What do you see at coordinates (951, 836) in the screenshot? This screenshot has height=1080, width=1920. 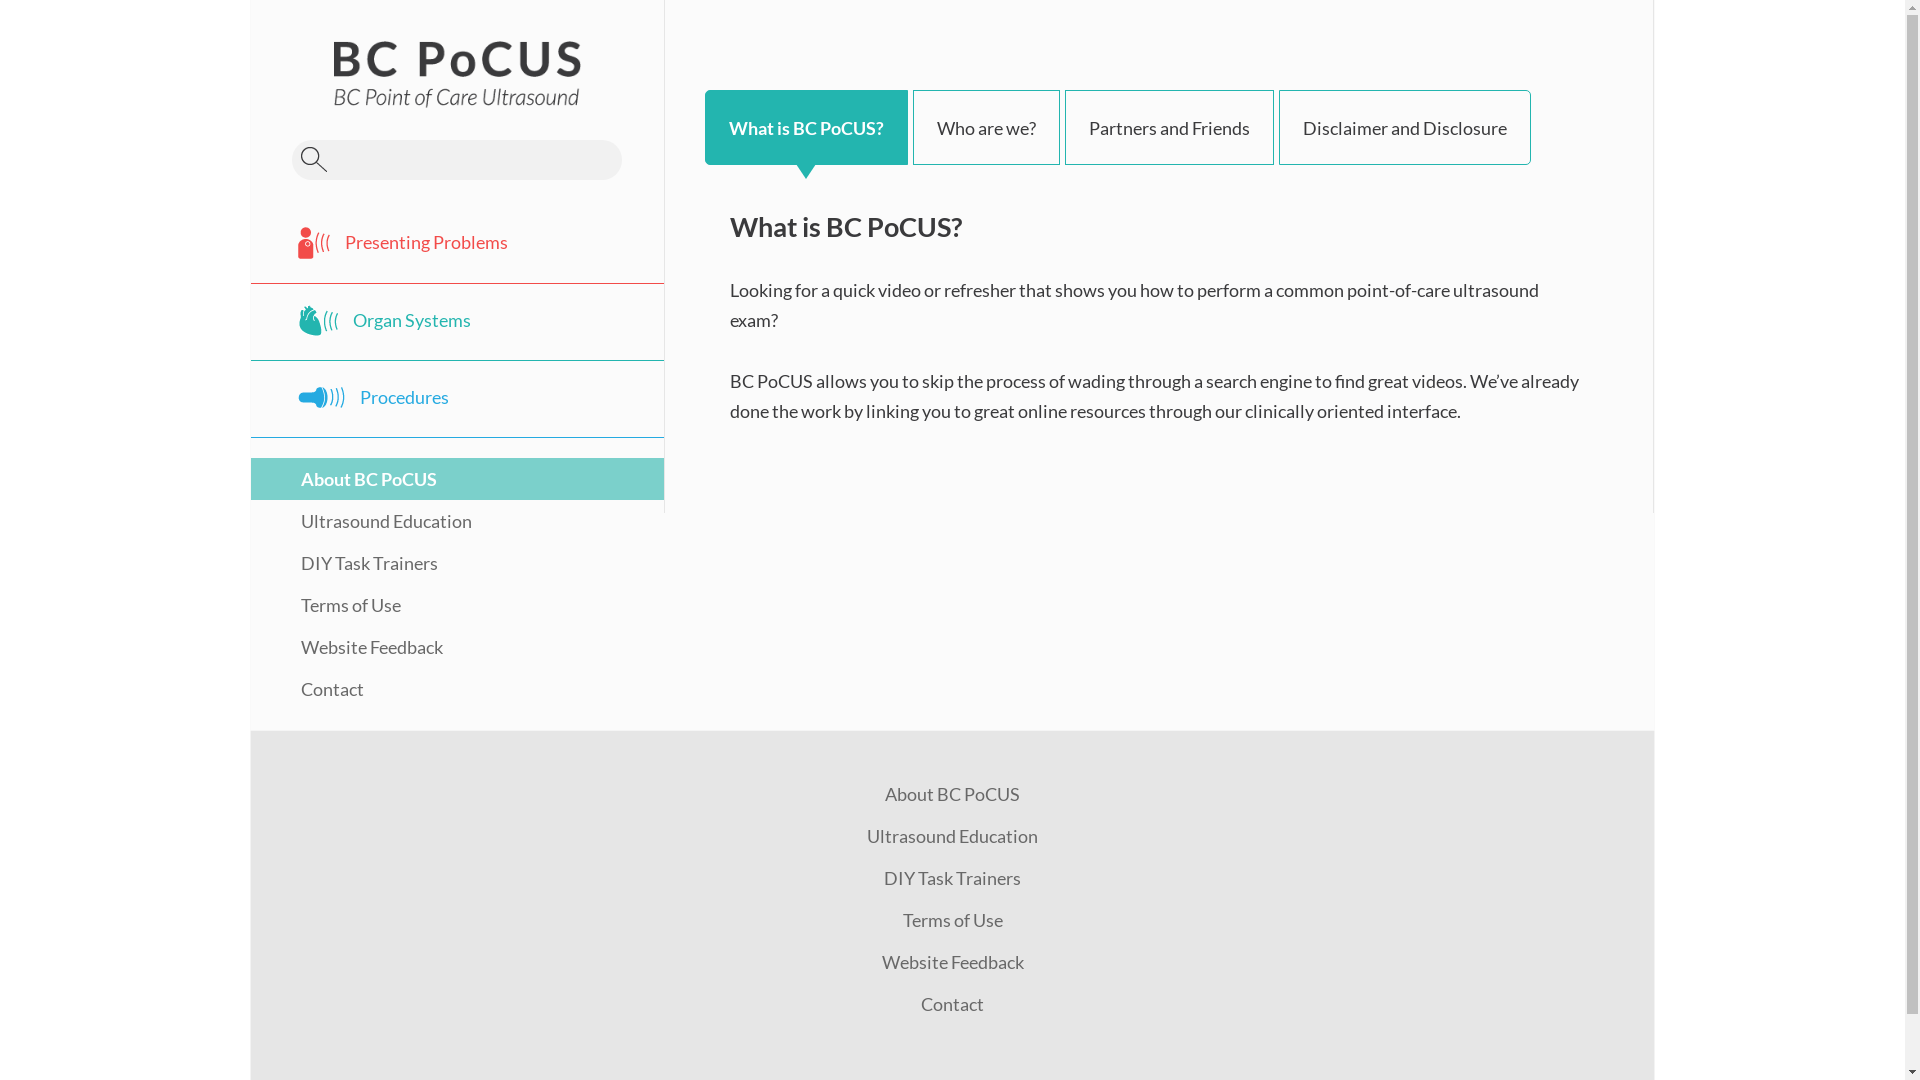 I see `'Ultrasound Education'` at bounding box center [951, 836].